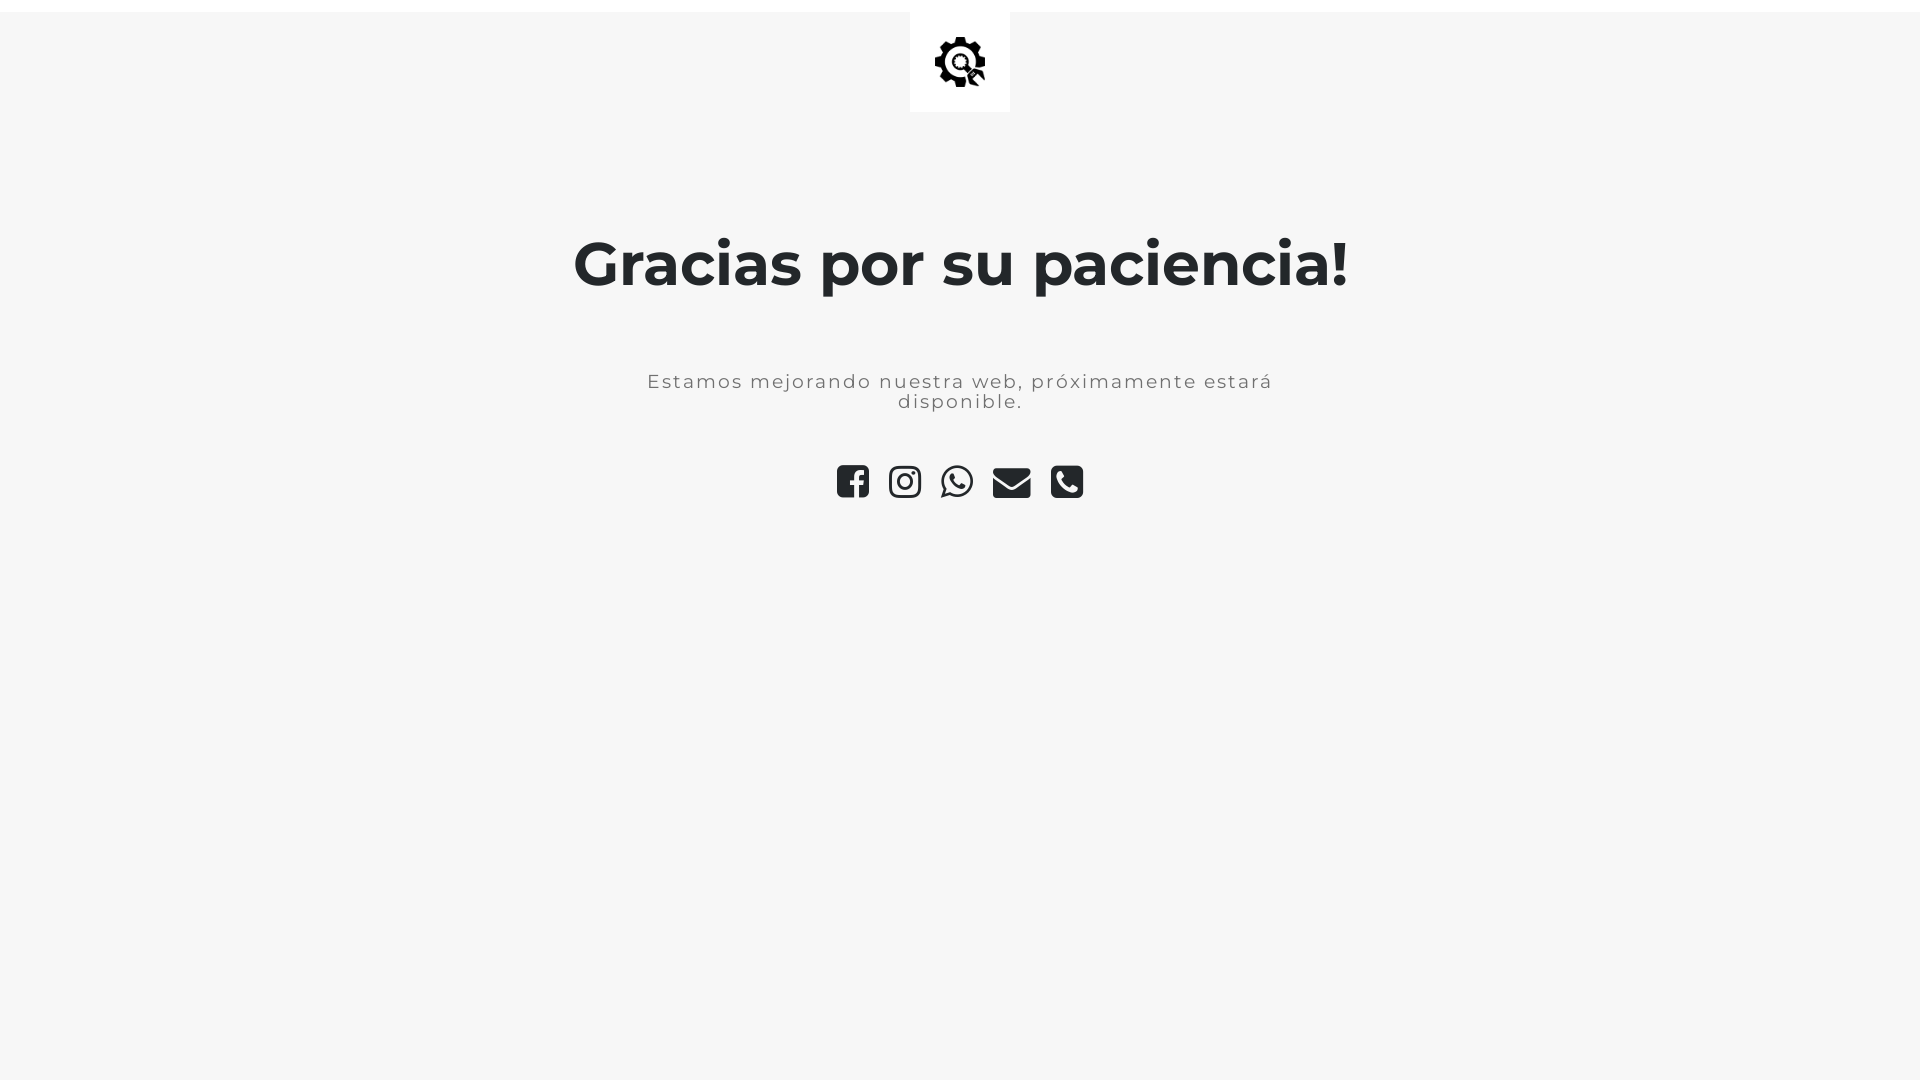  Describe the element at coordinates (934, 60) in the screenshot. I see `'Site is Under Construction'` at that location.